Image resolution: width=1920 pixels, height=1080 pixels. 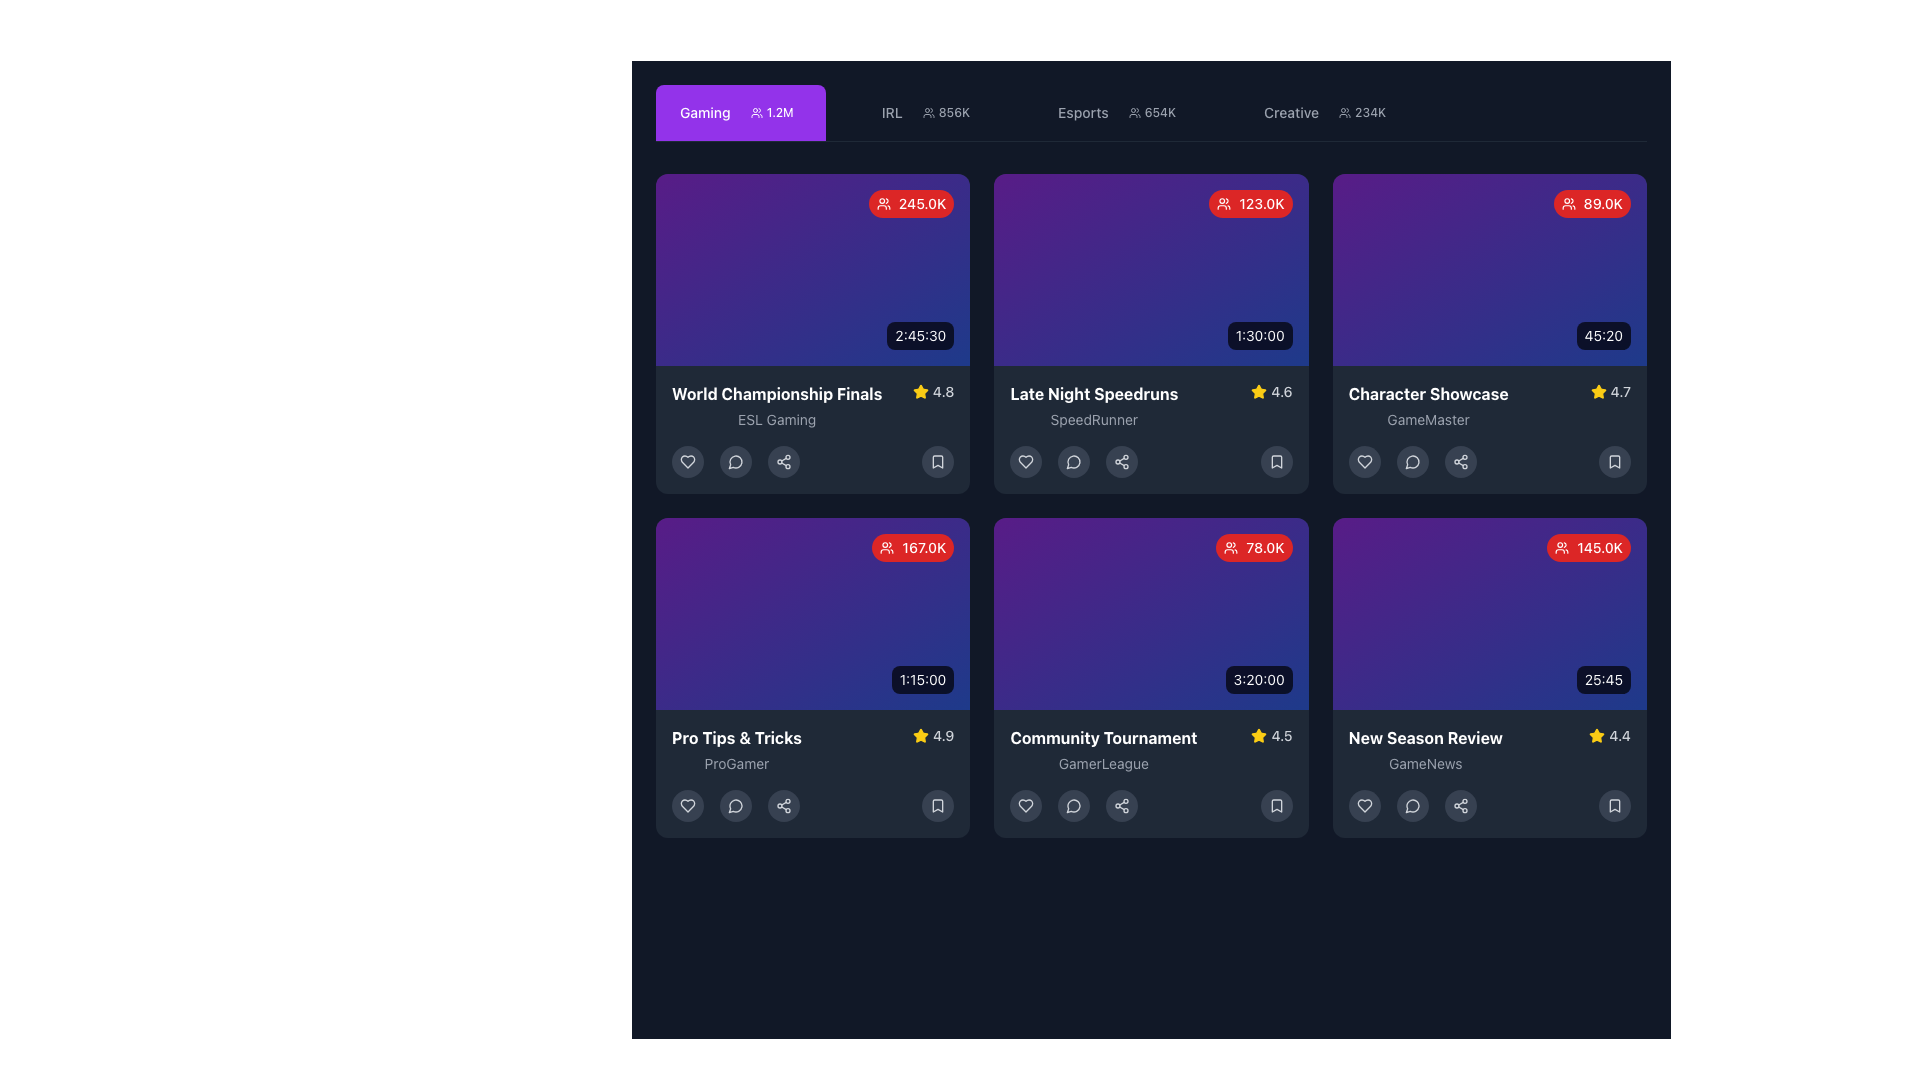 I want to click on the static text label displaying the duration of the content located at the bottom-right corner of the 'Late Night Speedruns' card, so click(x=1259, y=334).